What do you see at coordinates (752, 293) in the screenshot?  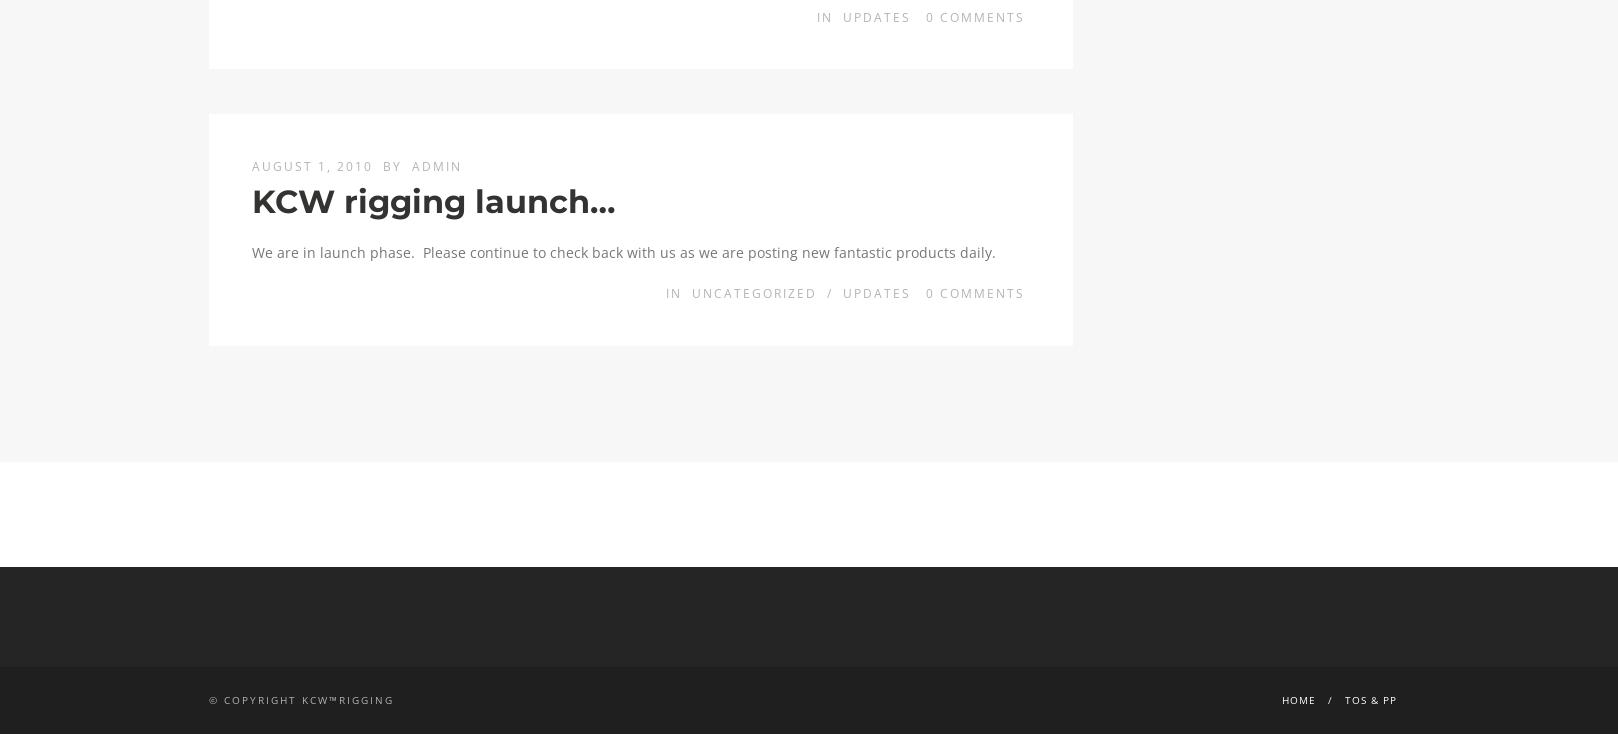 I see `'Uncategorized'` at bounding box center [752, 293].